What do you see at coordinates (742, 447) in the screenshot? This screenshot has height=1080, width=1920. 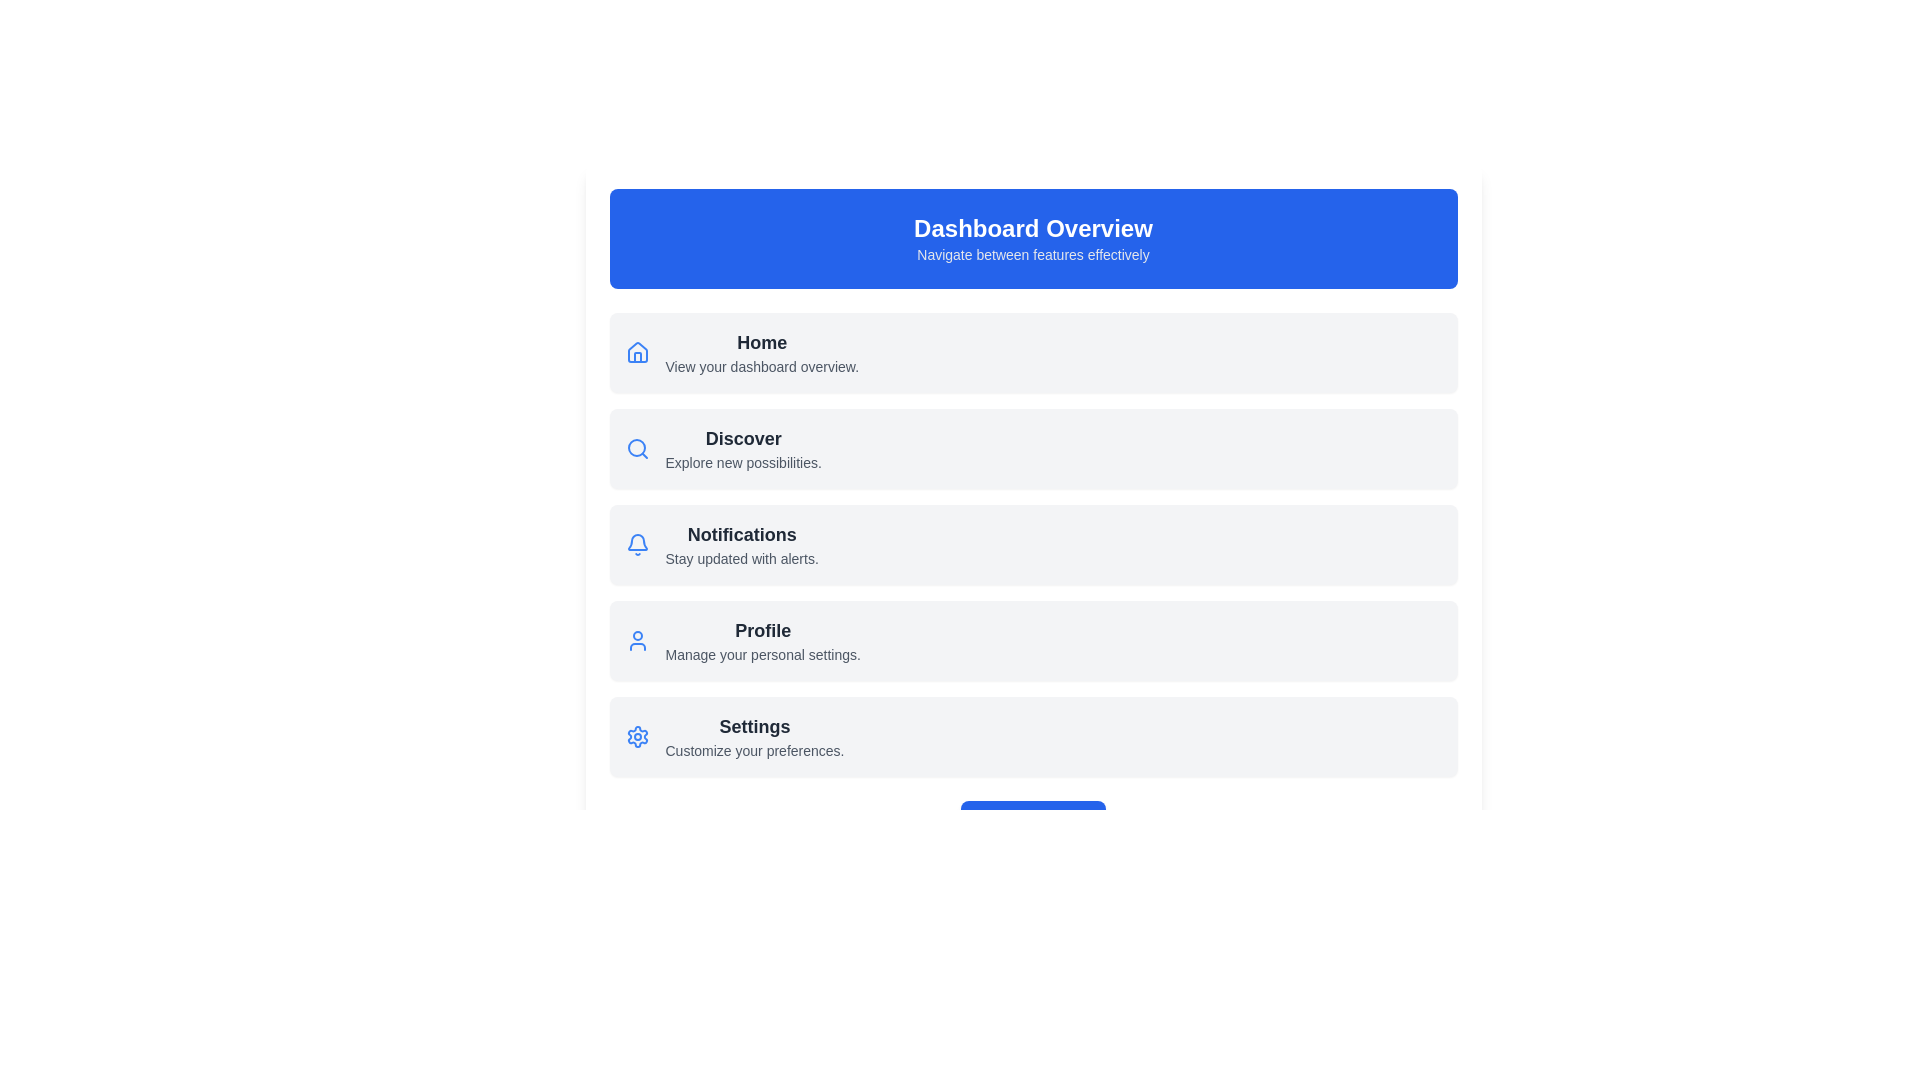 I see `the 'Discover' text label within the clickable card that is the second entry in the vertical list of menu options` at bounding box center [742, 447].